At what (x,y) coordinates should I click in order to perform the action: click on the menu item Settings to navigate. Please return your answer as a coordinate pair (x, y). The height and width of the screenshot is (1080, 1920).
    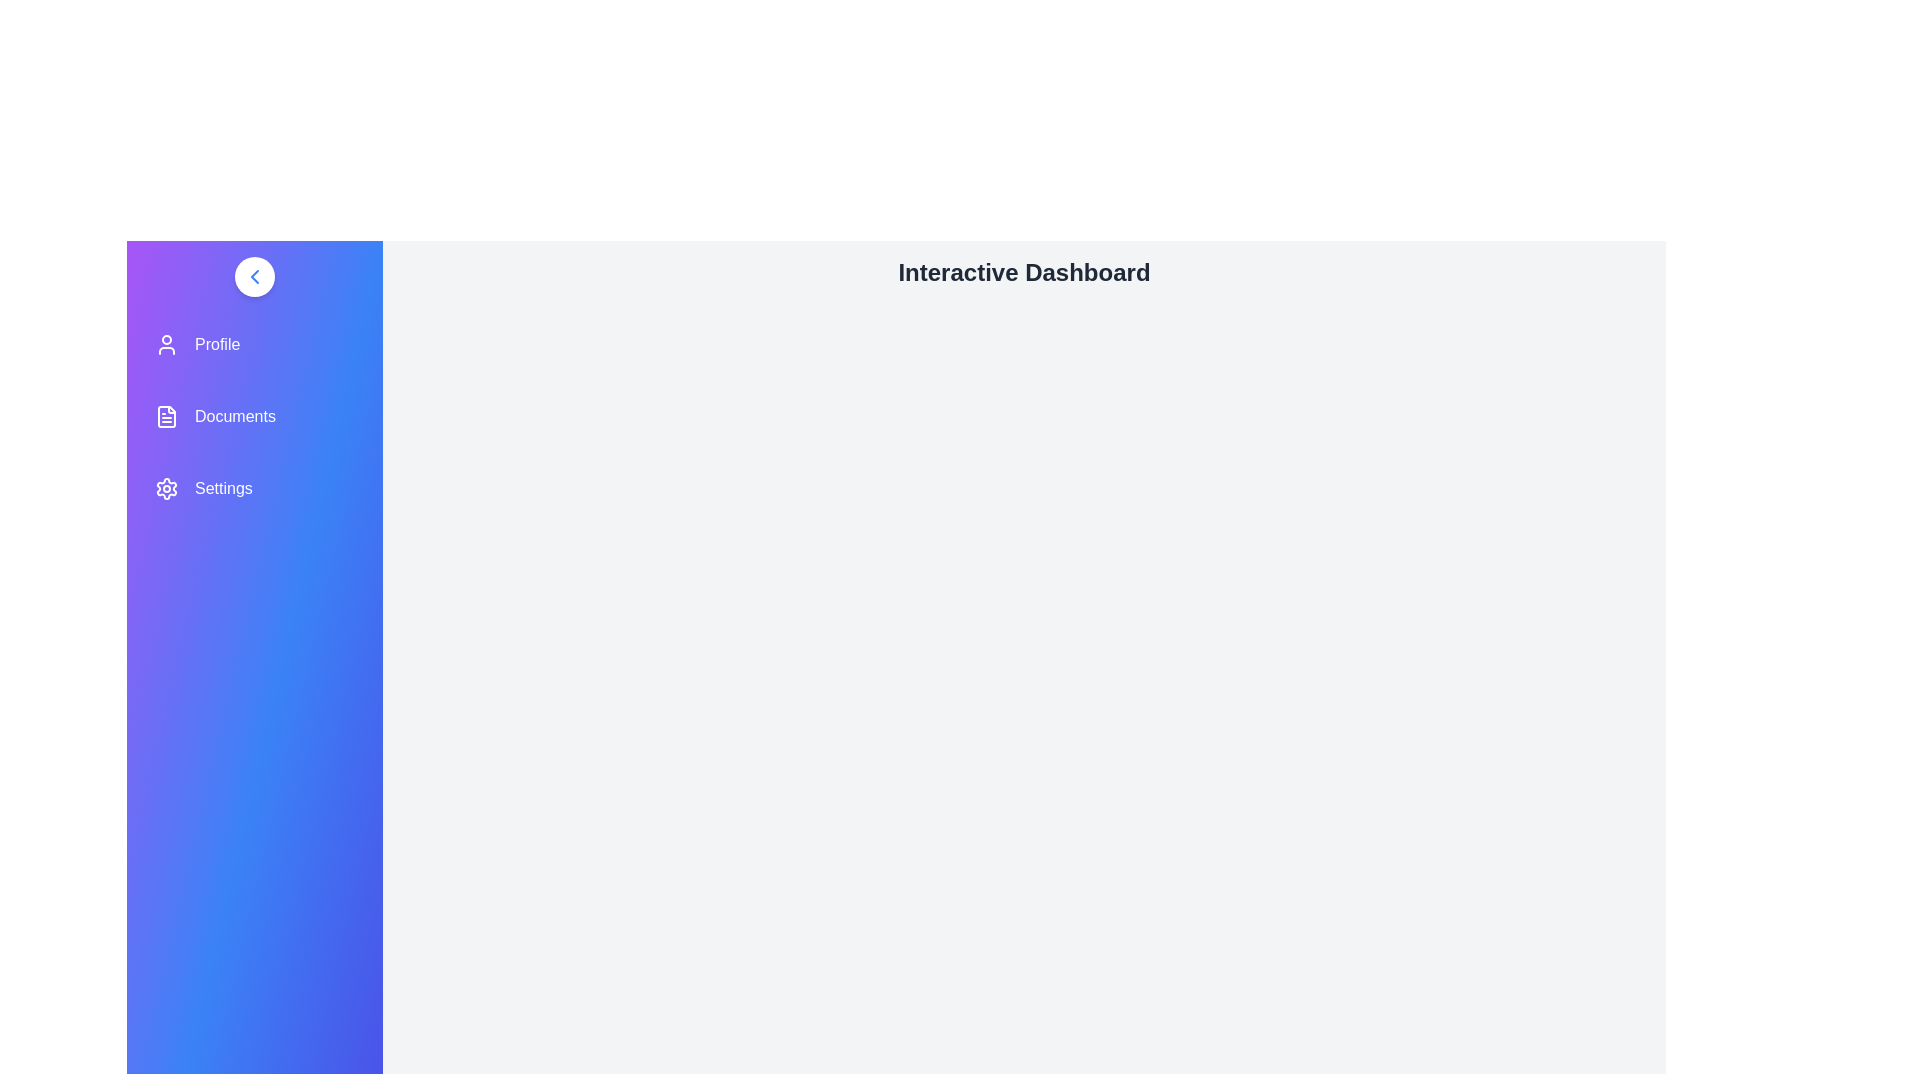
    Looking at the image, I should click on (253, 489).